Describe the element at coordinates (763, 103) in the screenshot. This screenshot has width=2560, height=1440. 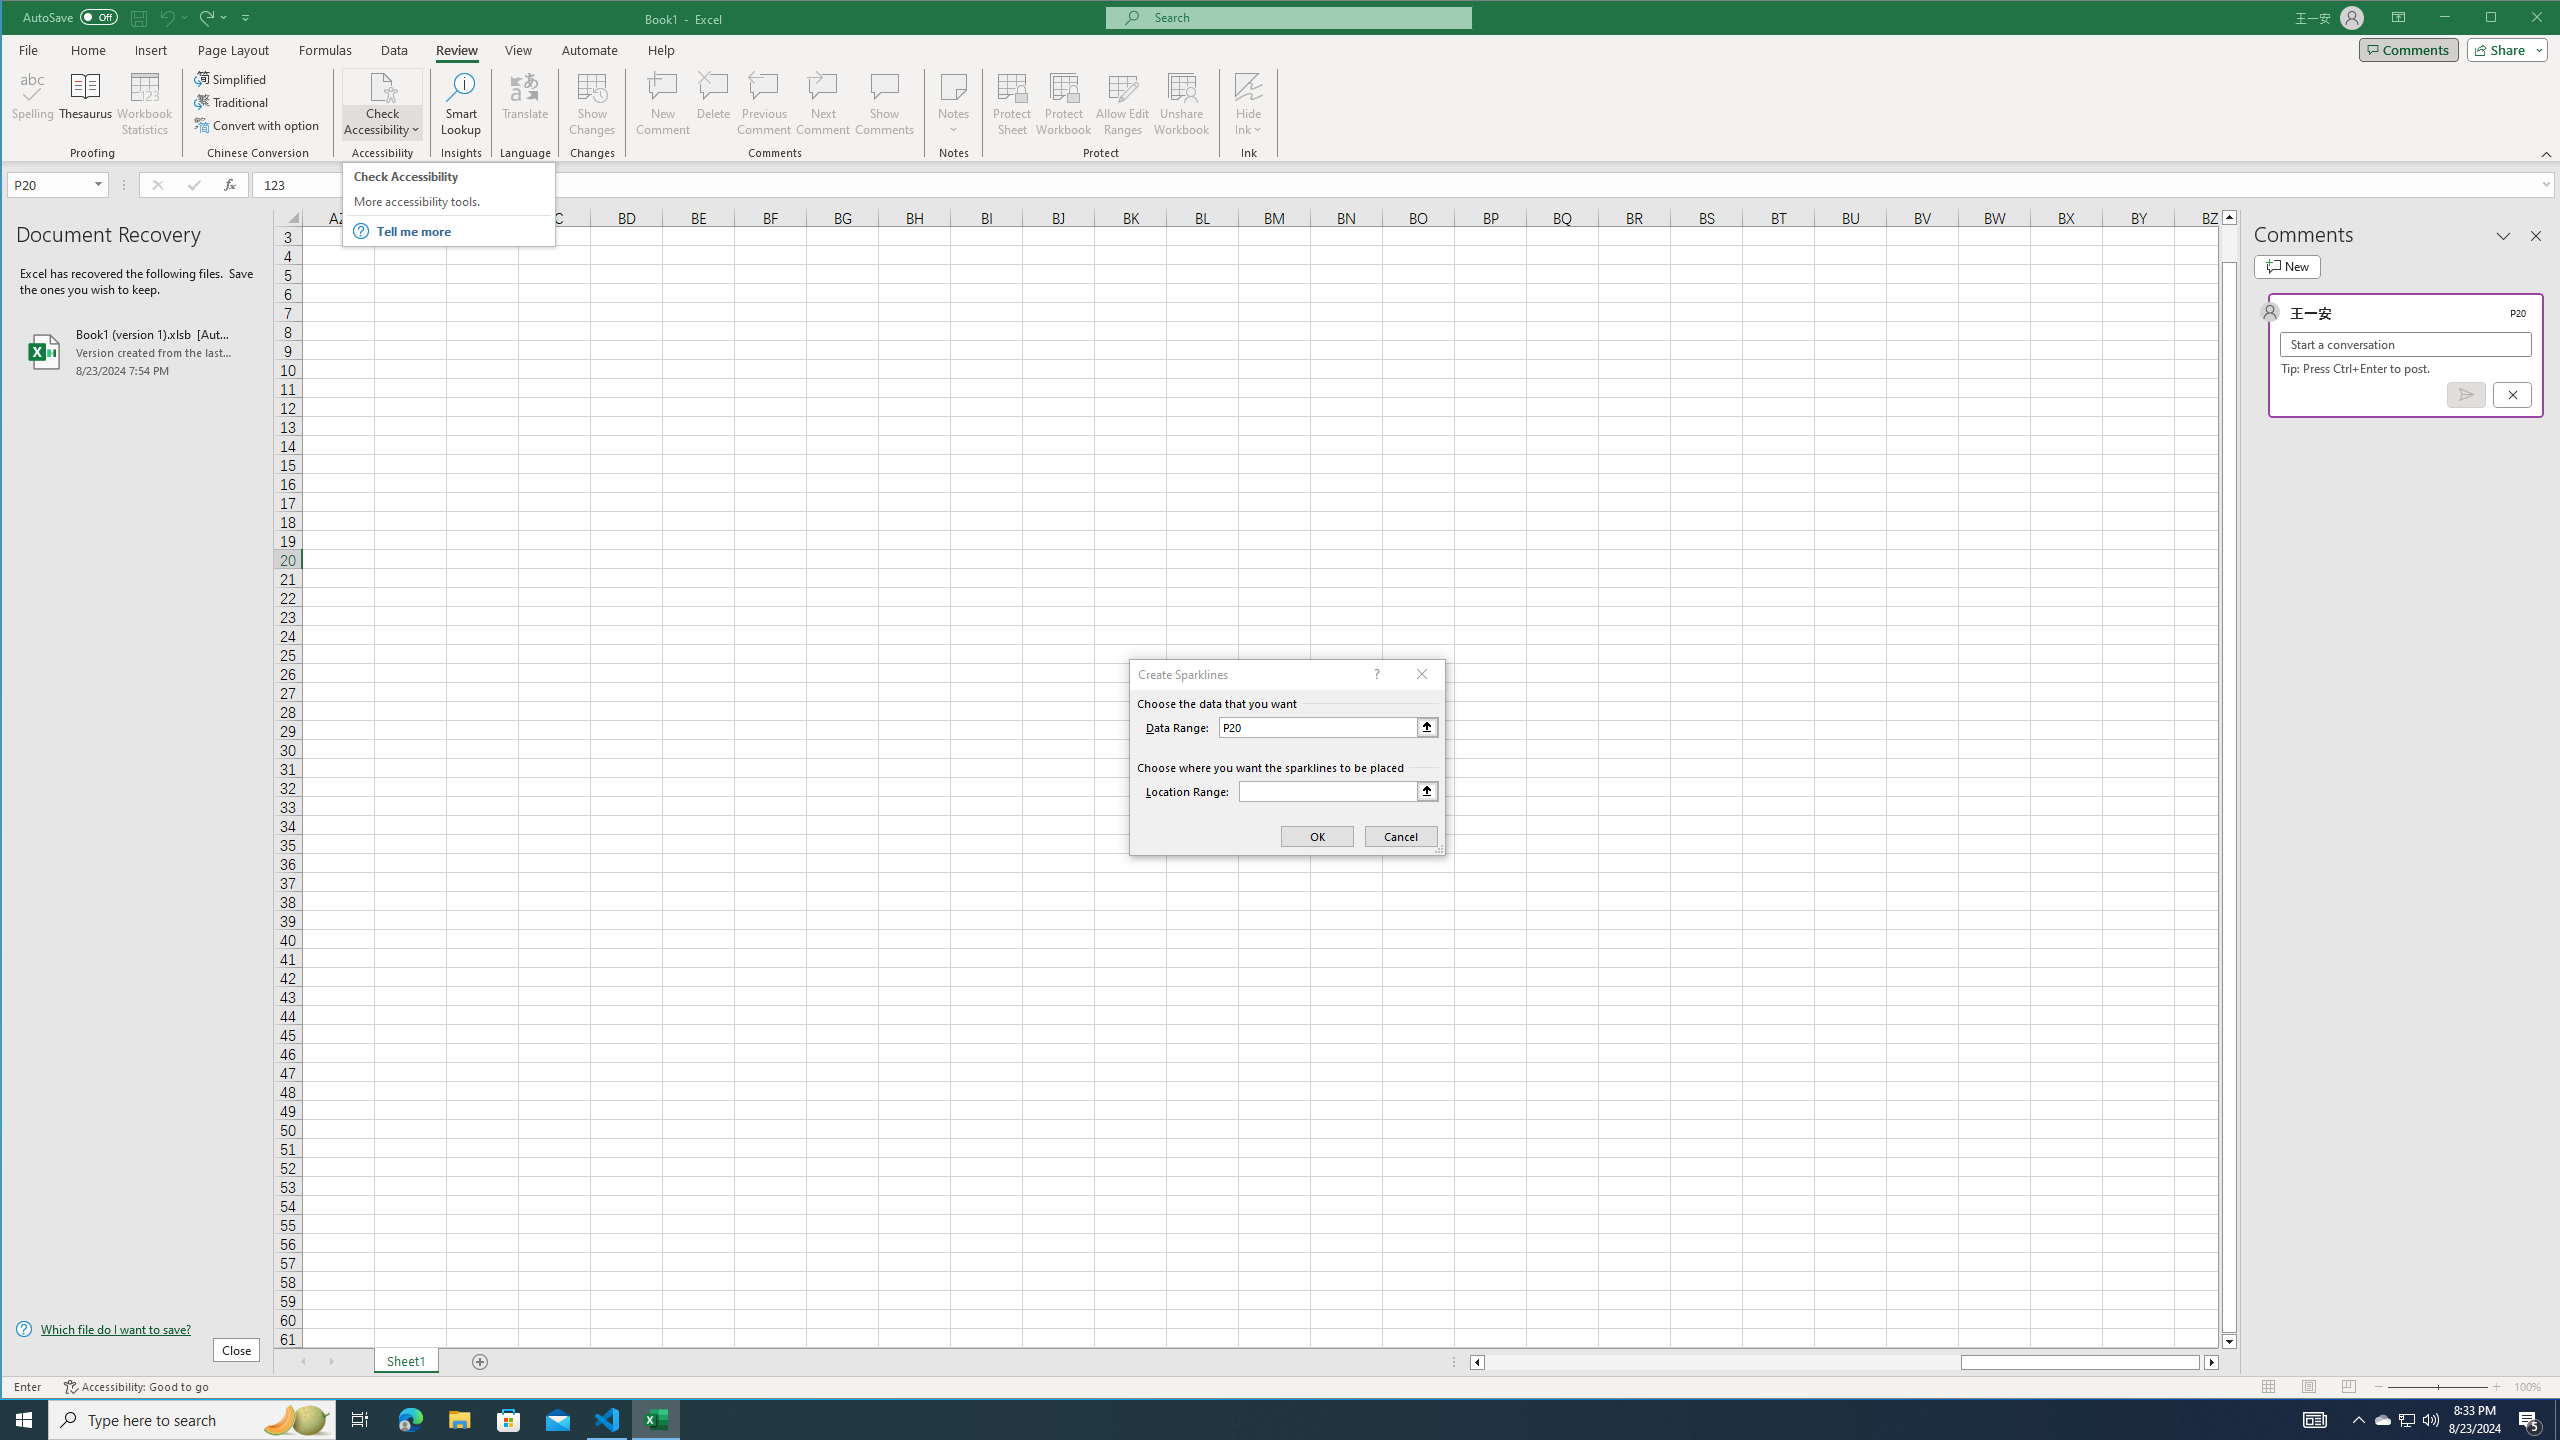
I see `'Previous Comment'` at that location.